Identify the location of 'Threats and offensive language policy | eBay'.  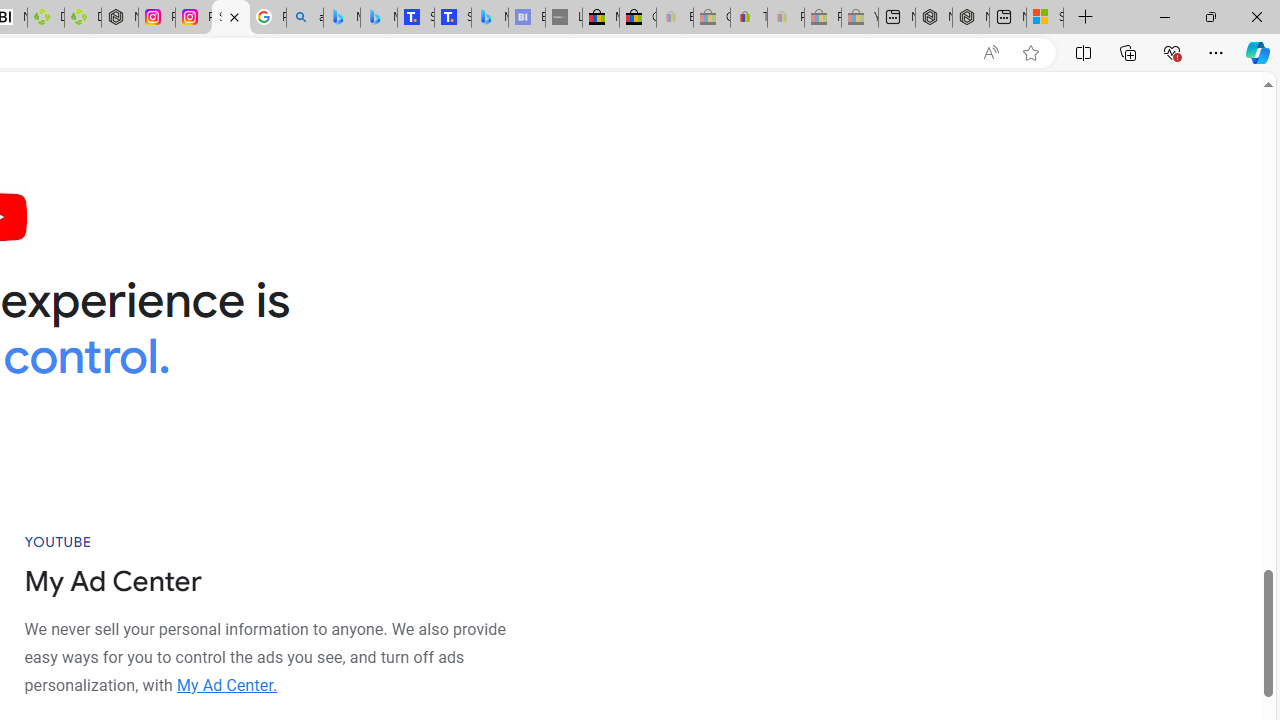
(747, 17).